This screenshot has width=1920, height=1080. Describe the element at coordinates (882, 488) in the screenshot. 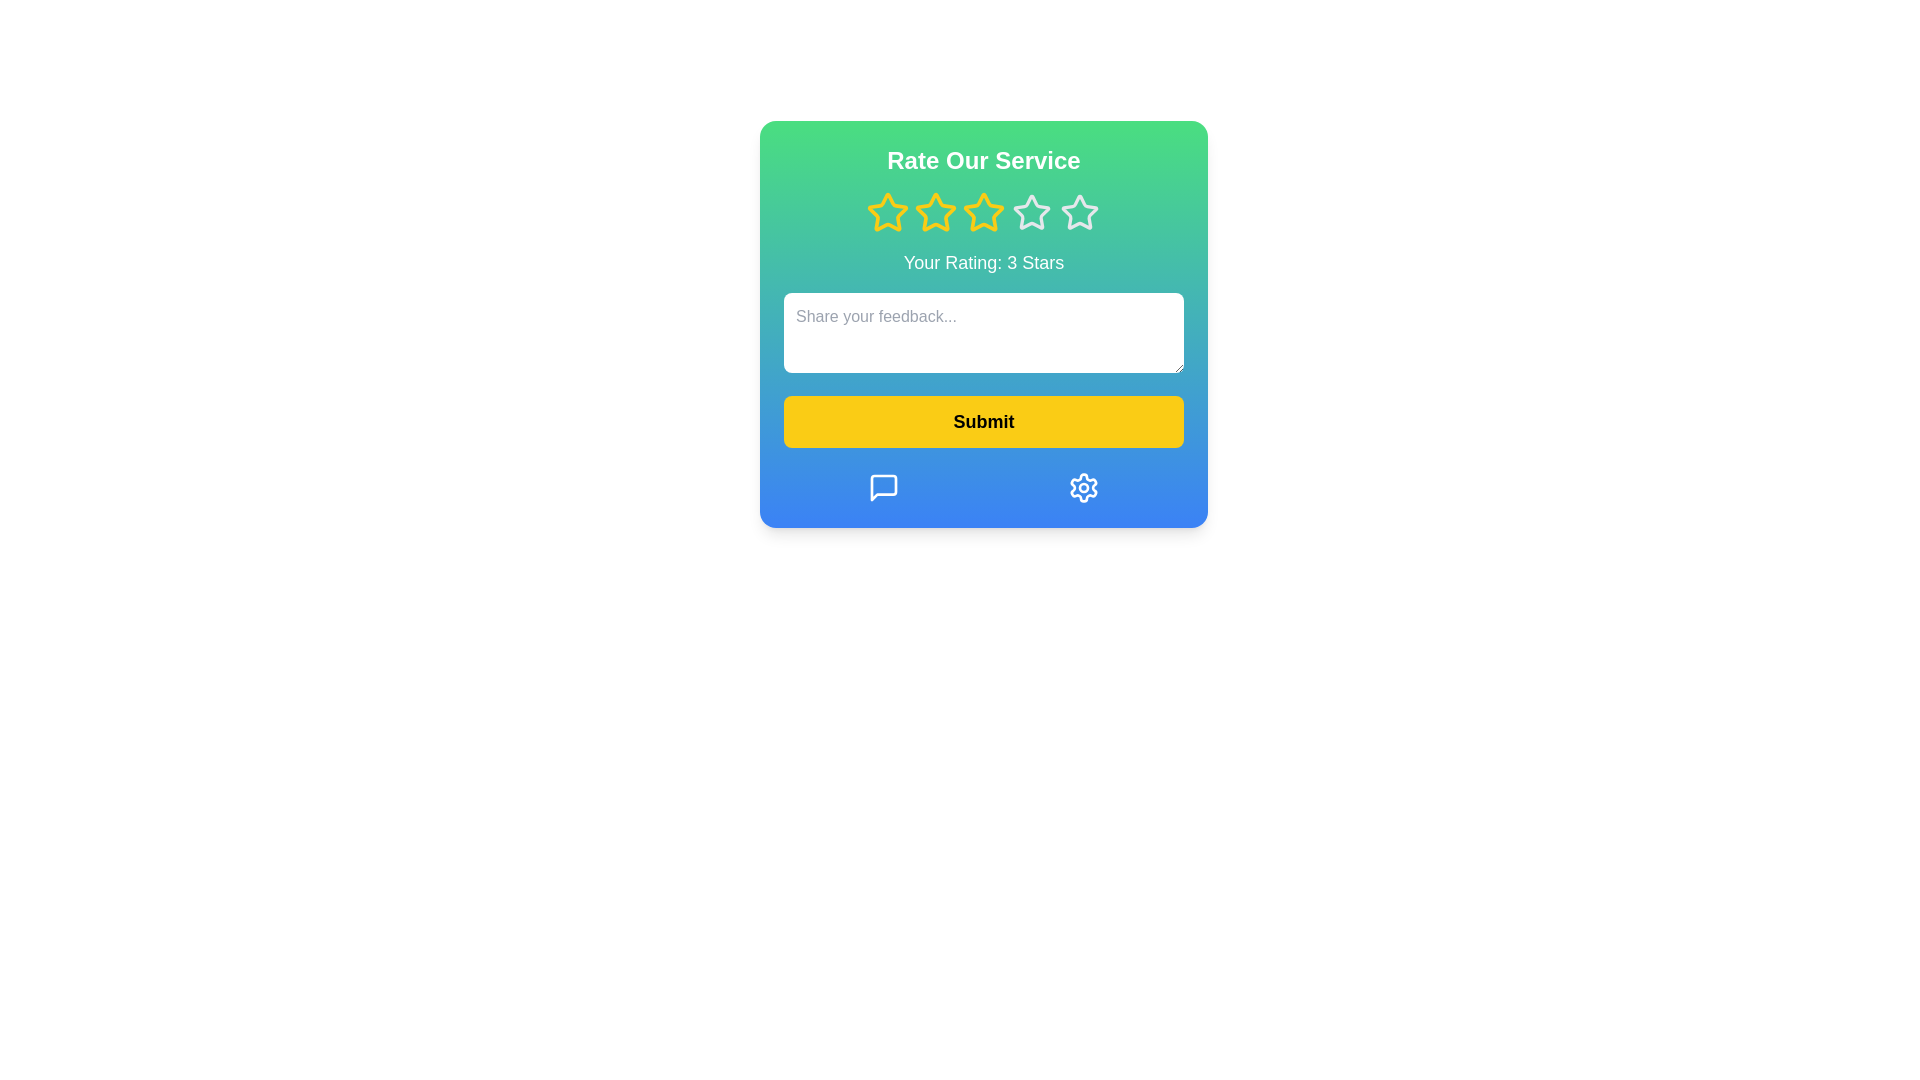

I see `the feedback or comments button located in the bottom-left corner of the card, positioned to the left of the gear icon` at that location.